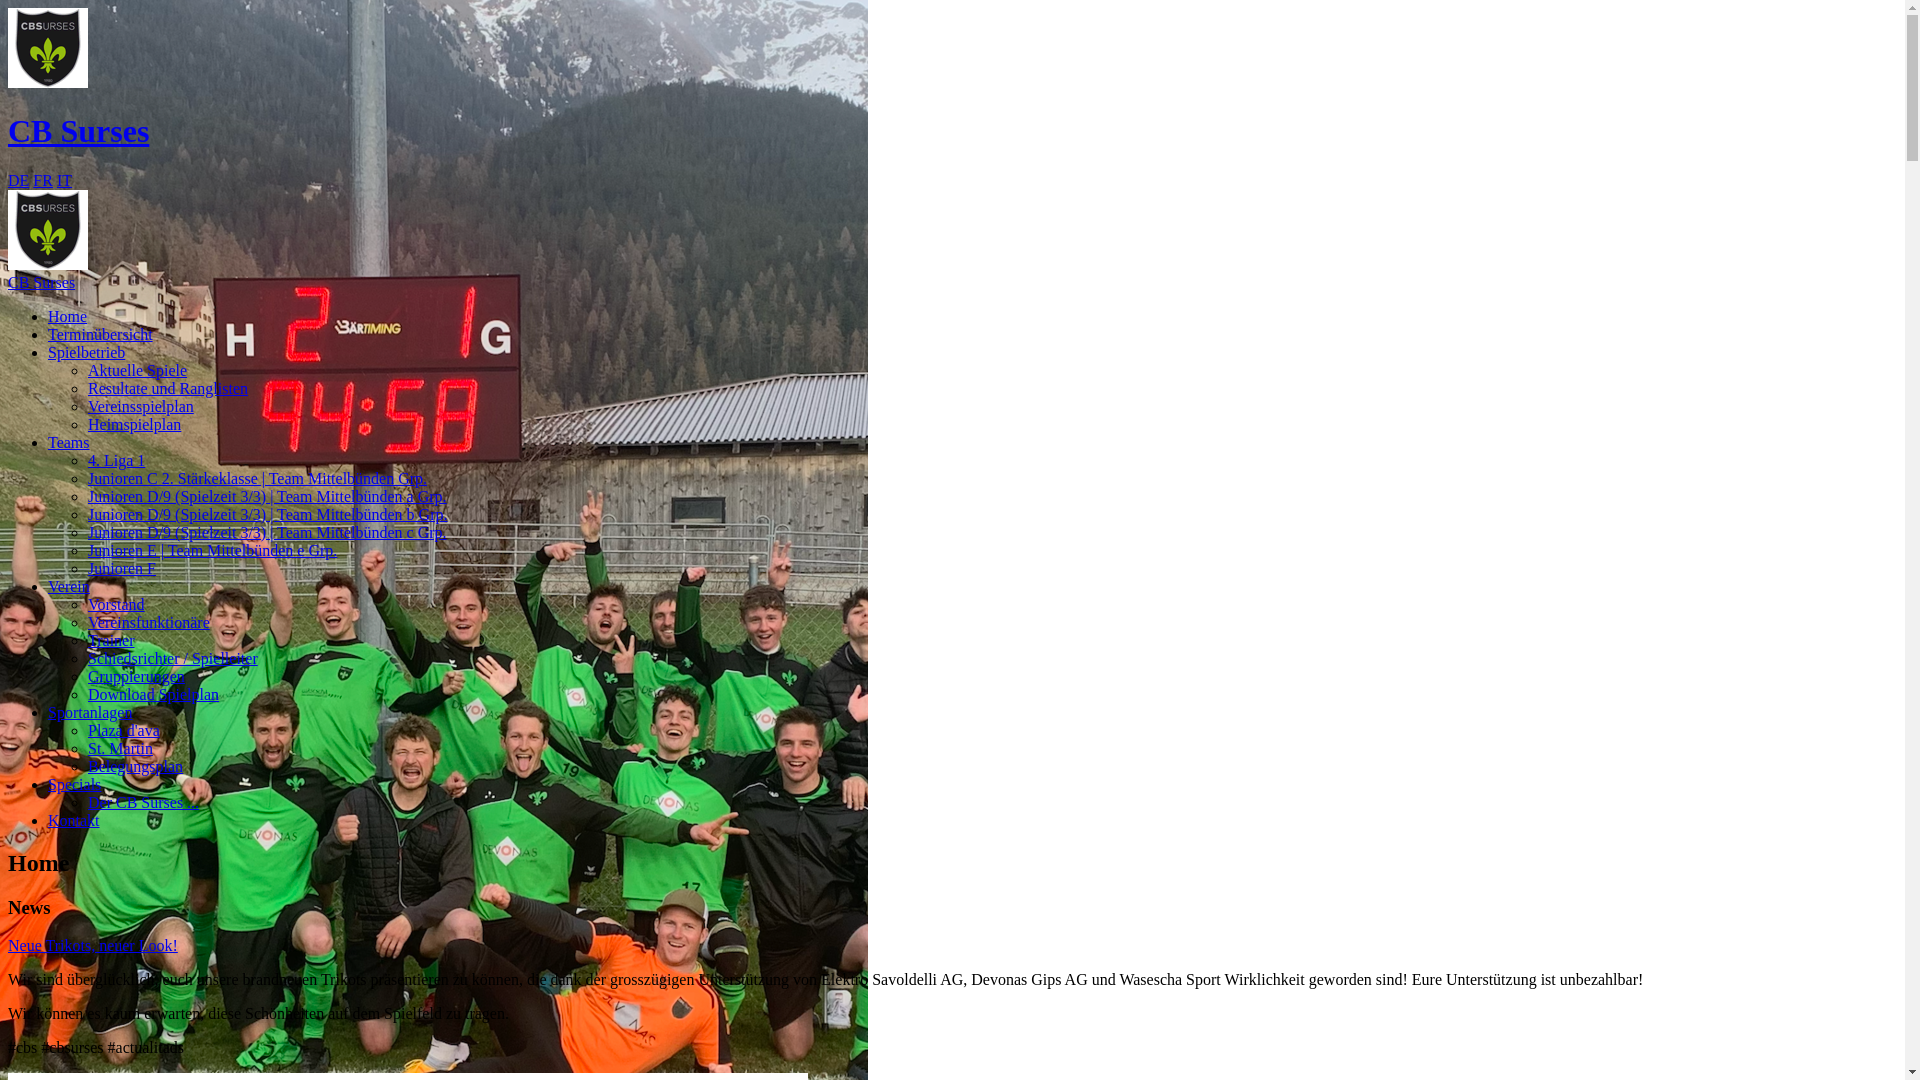  What do you see at coordinates (78, 131) in the screenshot?
I see `'CB Surses'` at bounding box center [78, 131].